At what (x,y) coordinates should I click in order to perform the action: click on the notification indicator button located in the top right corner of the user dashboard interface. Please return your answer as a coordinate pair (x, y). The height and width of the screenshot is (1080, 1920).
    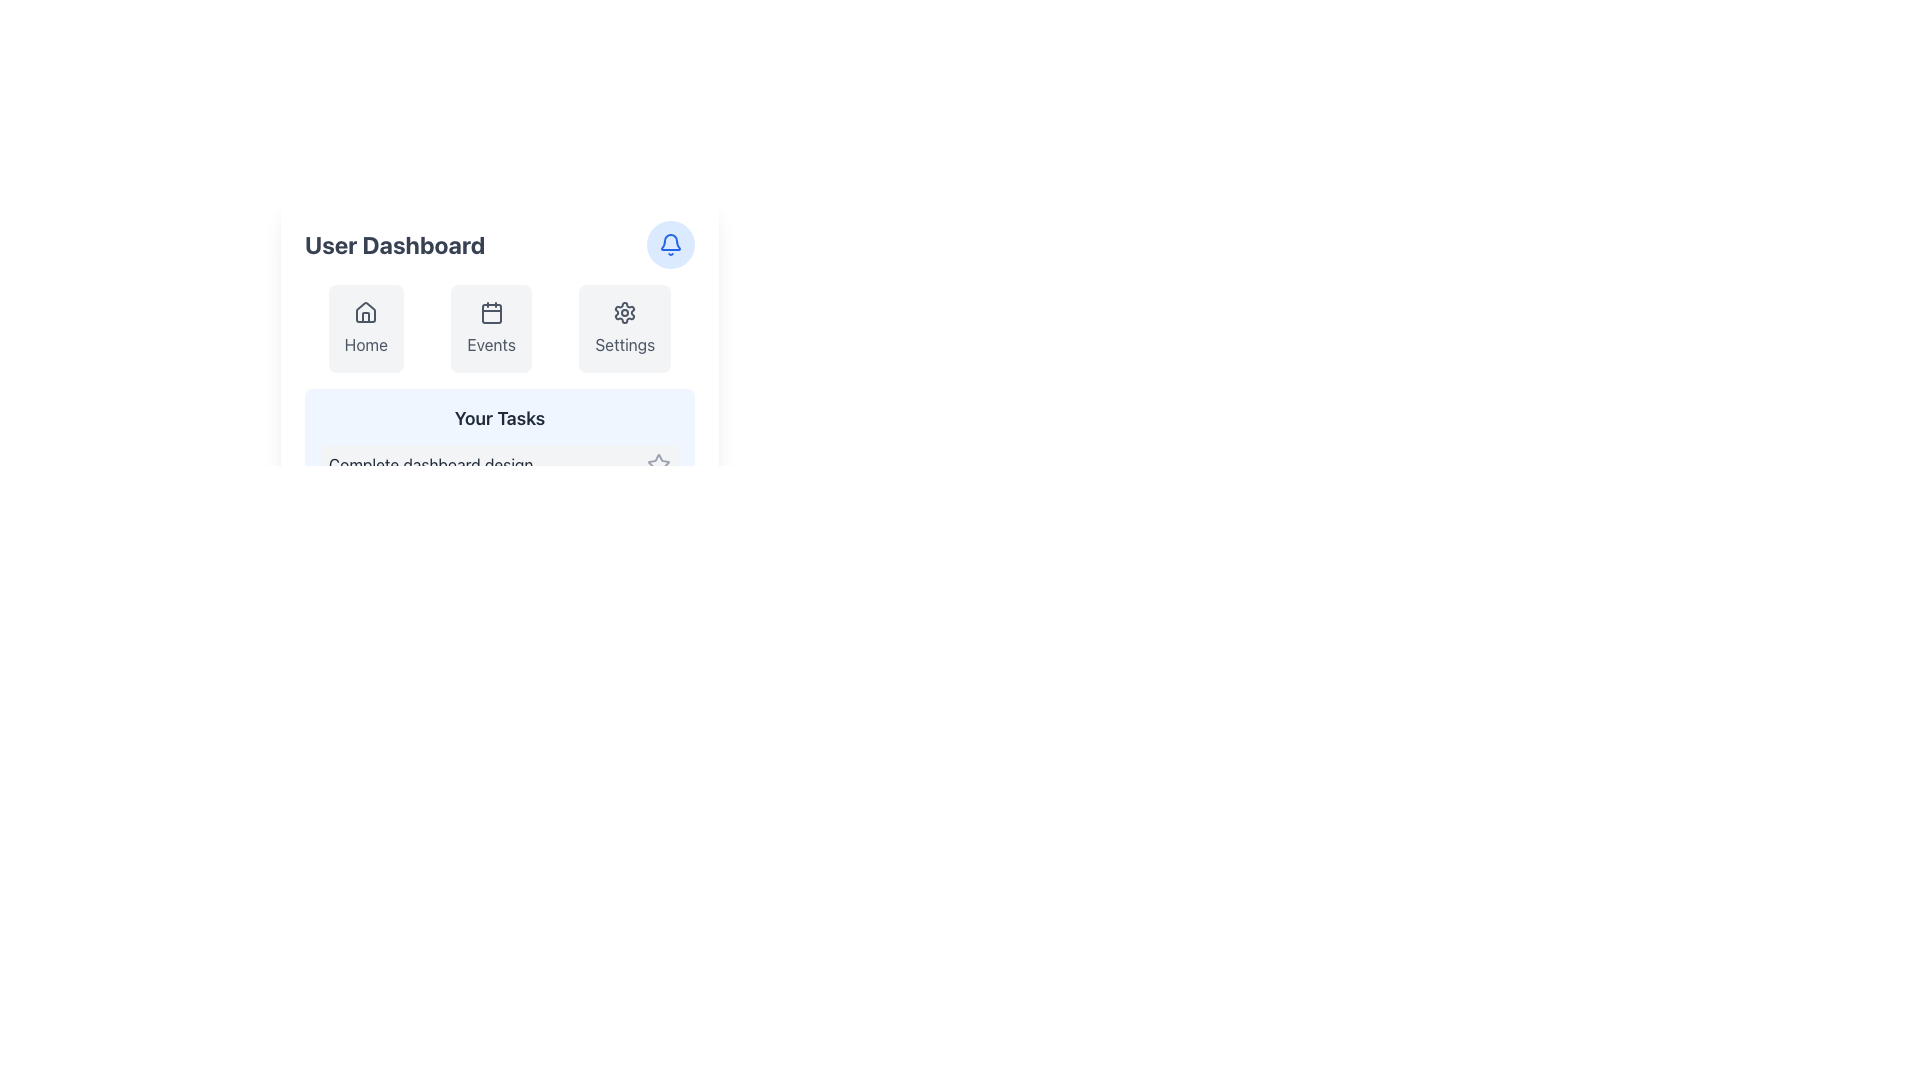
    Looking at the image, I should click on (671, 244).